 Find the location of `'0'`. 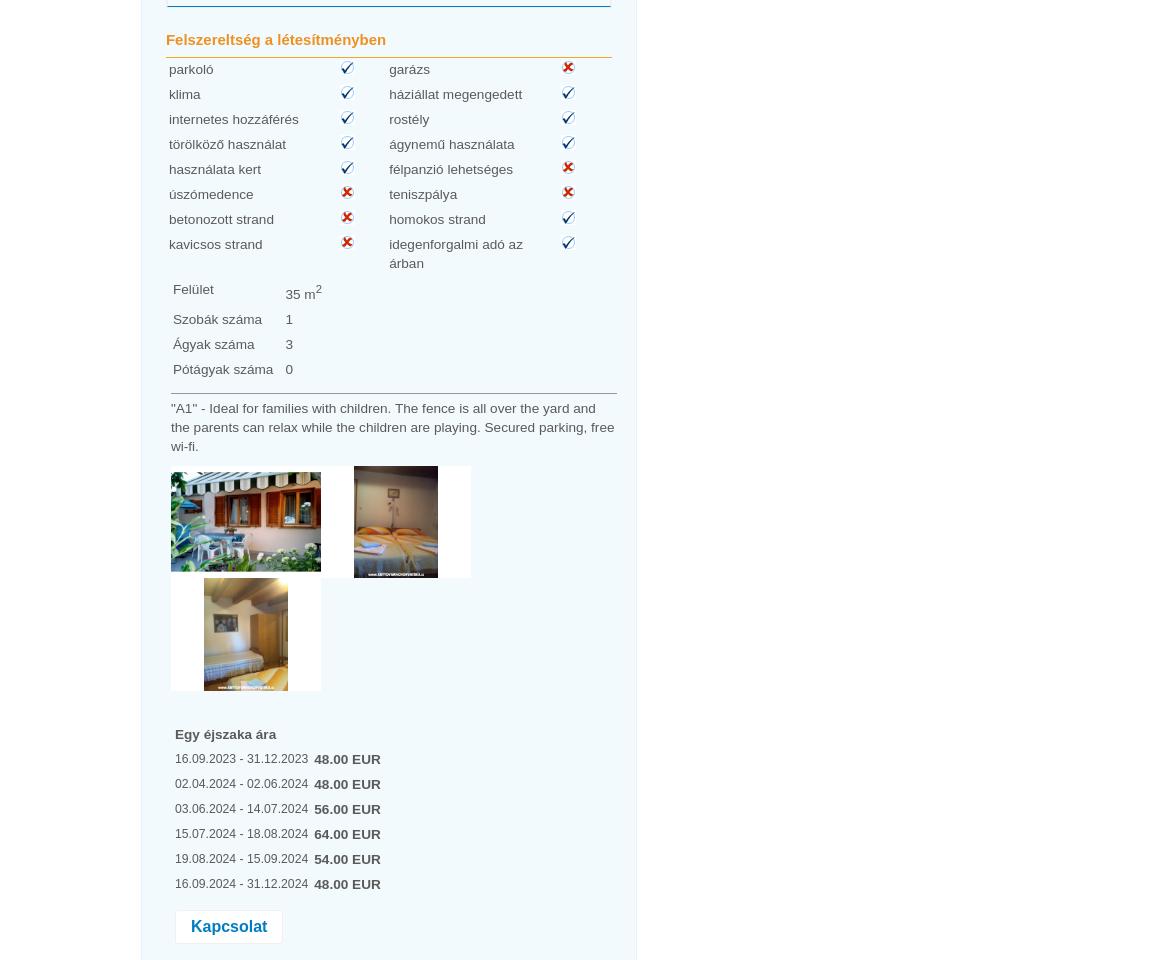

'0' is located at coordinates (283, 367).